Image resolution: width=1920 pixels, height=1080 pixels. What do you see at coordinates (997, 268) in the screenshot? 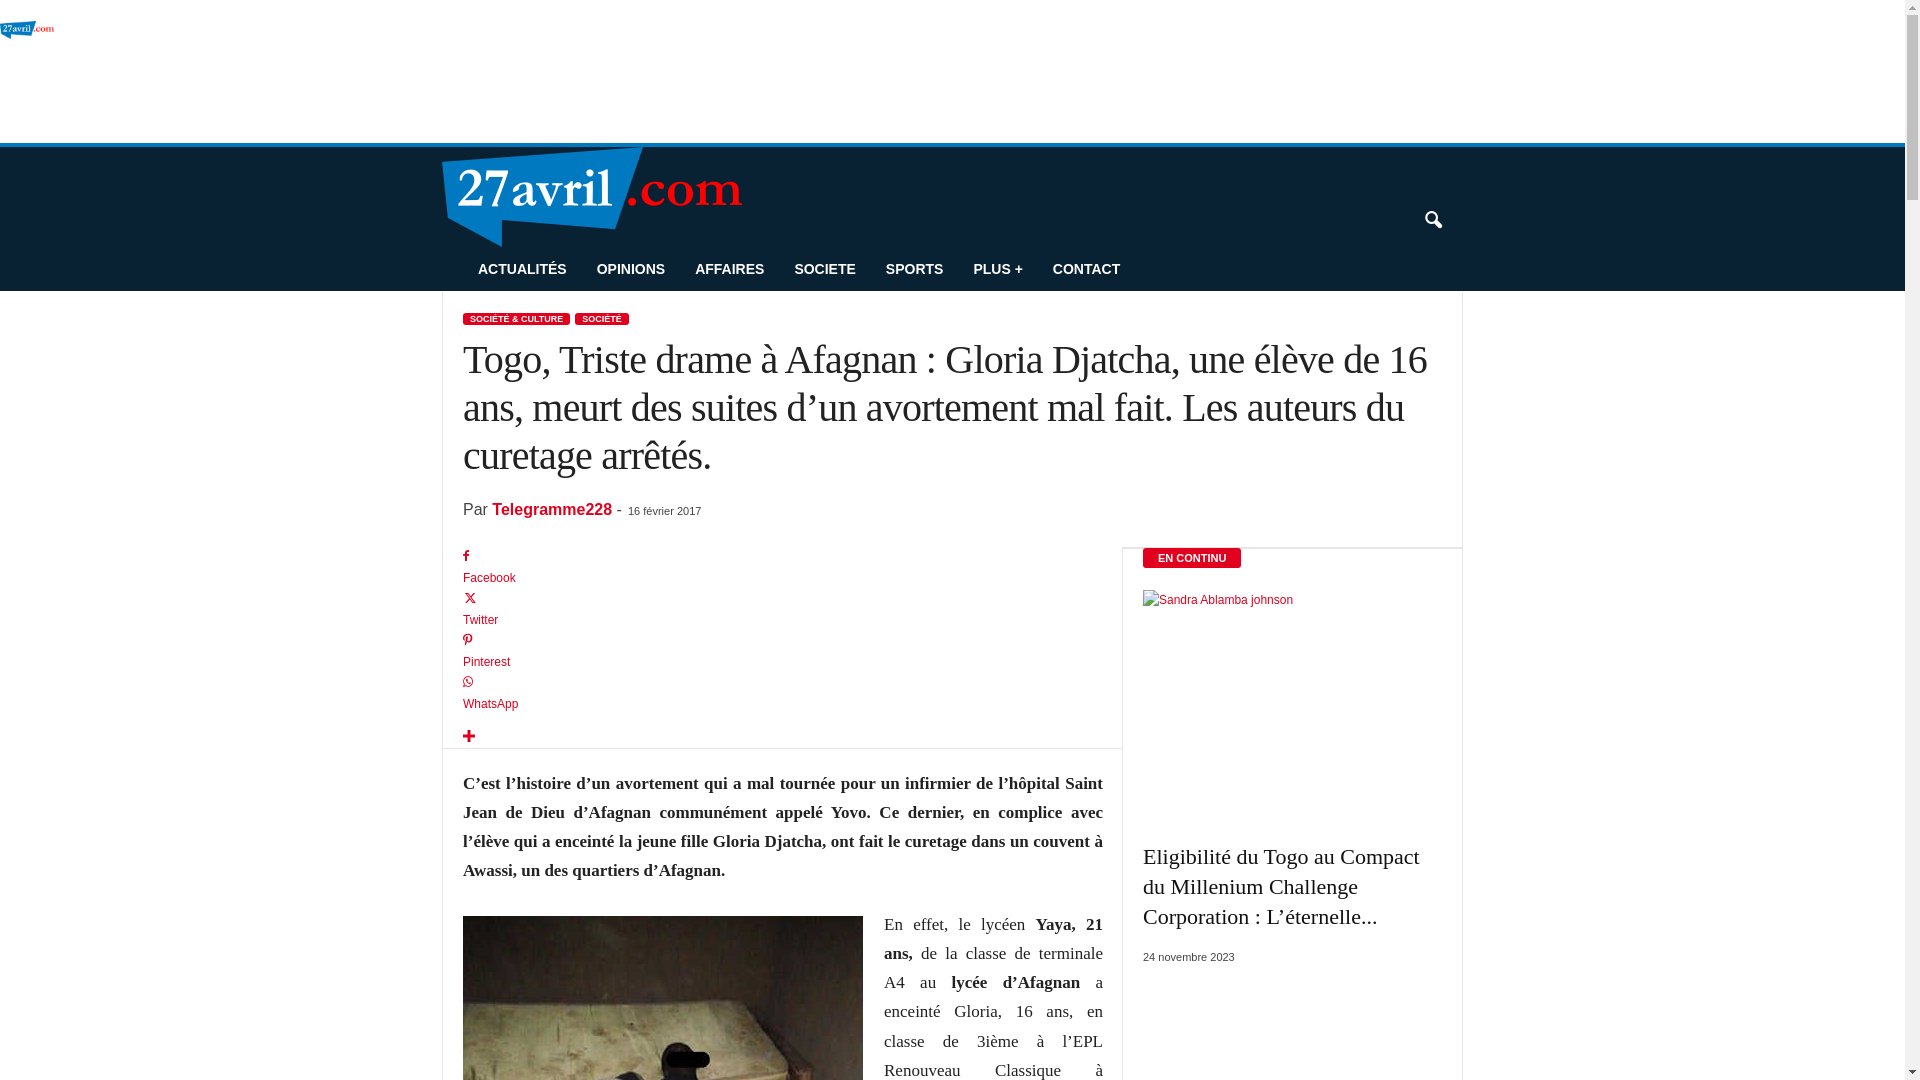
I see `'PLUS +'` at bounding box center [997, 268].